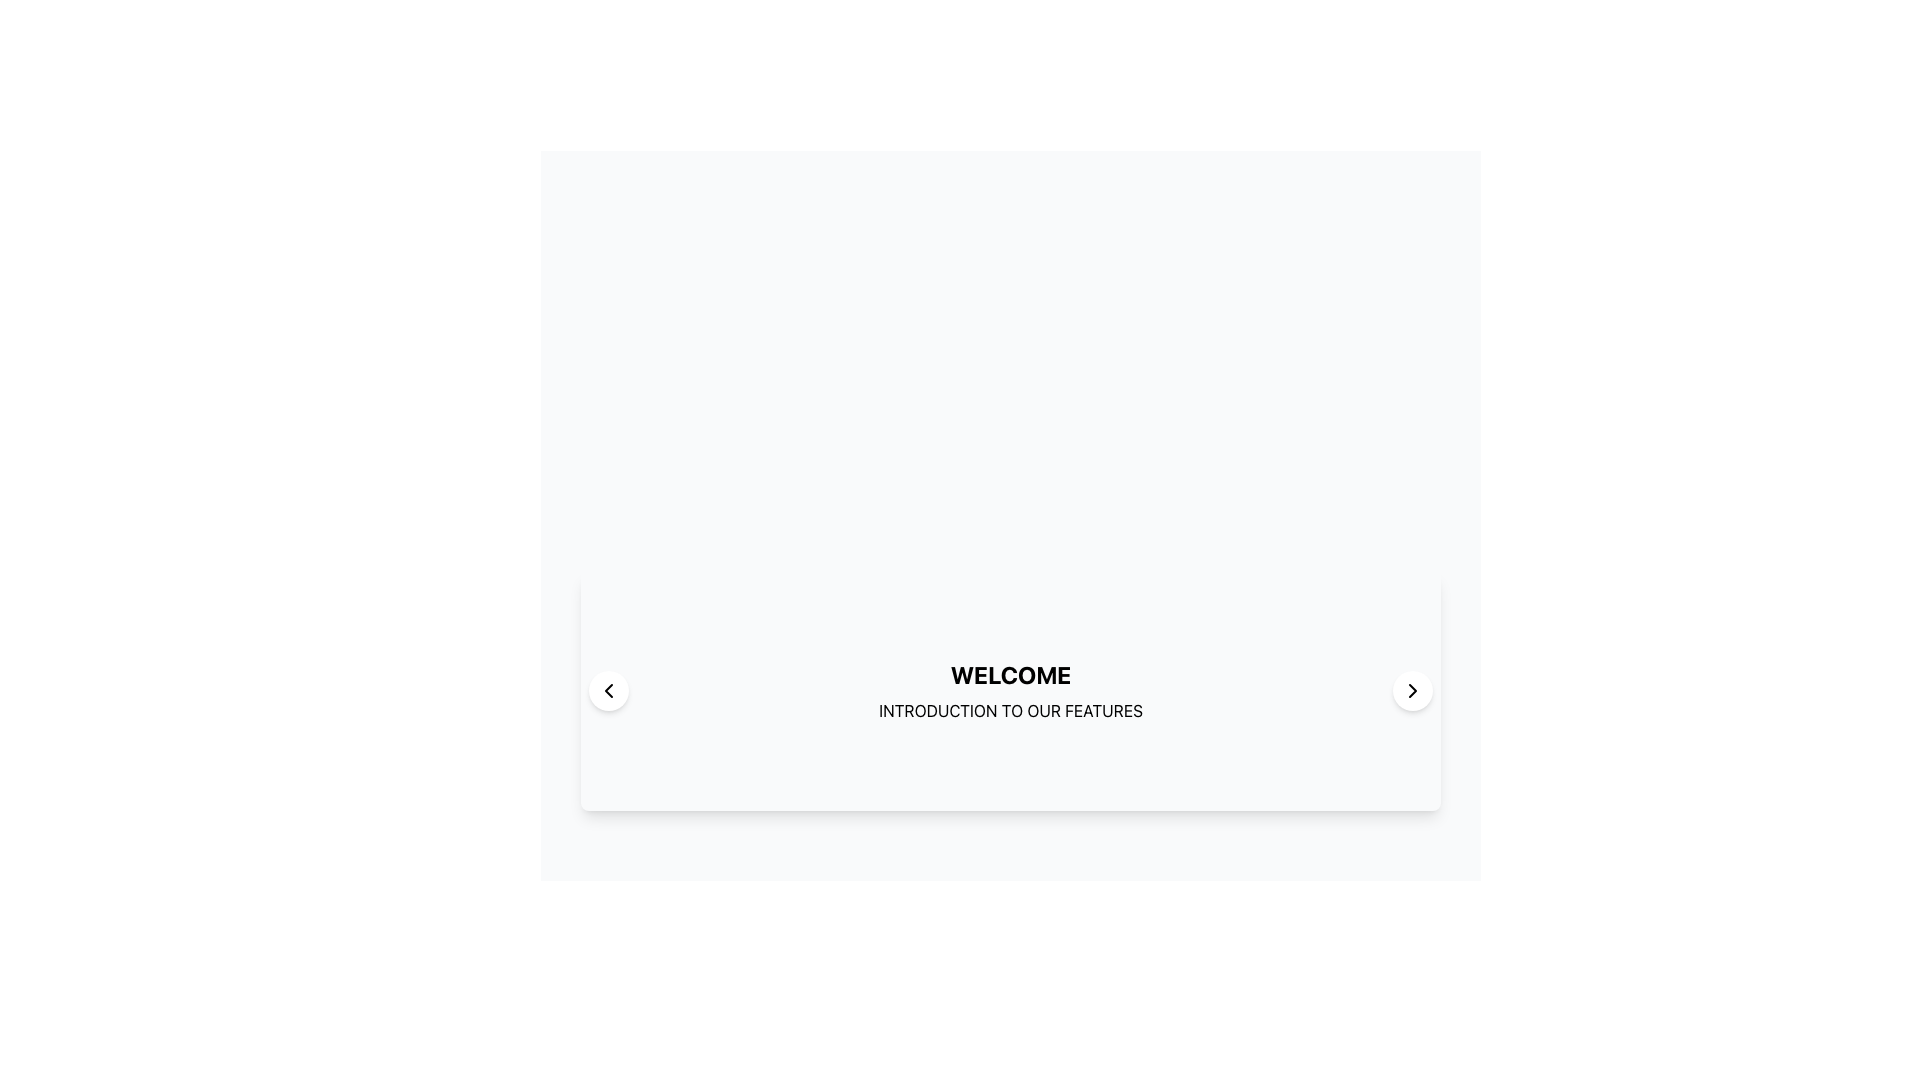  I want to click on the navigation icon embedded in the button, so click(608, 689).